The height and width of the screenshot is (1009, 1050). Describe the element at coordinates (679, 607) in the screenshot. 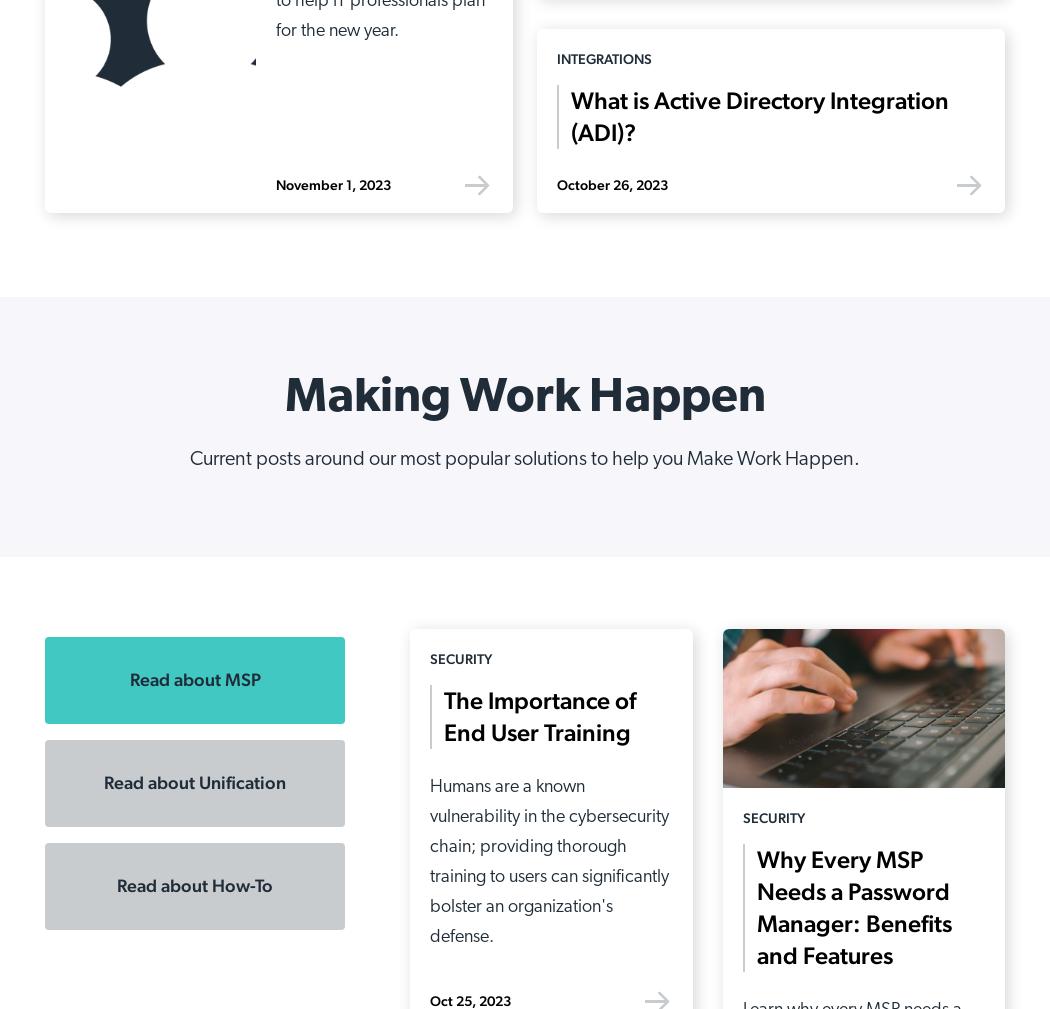

I see `'Webinars'` at that location.